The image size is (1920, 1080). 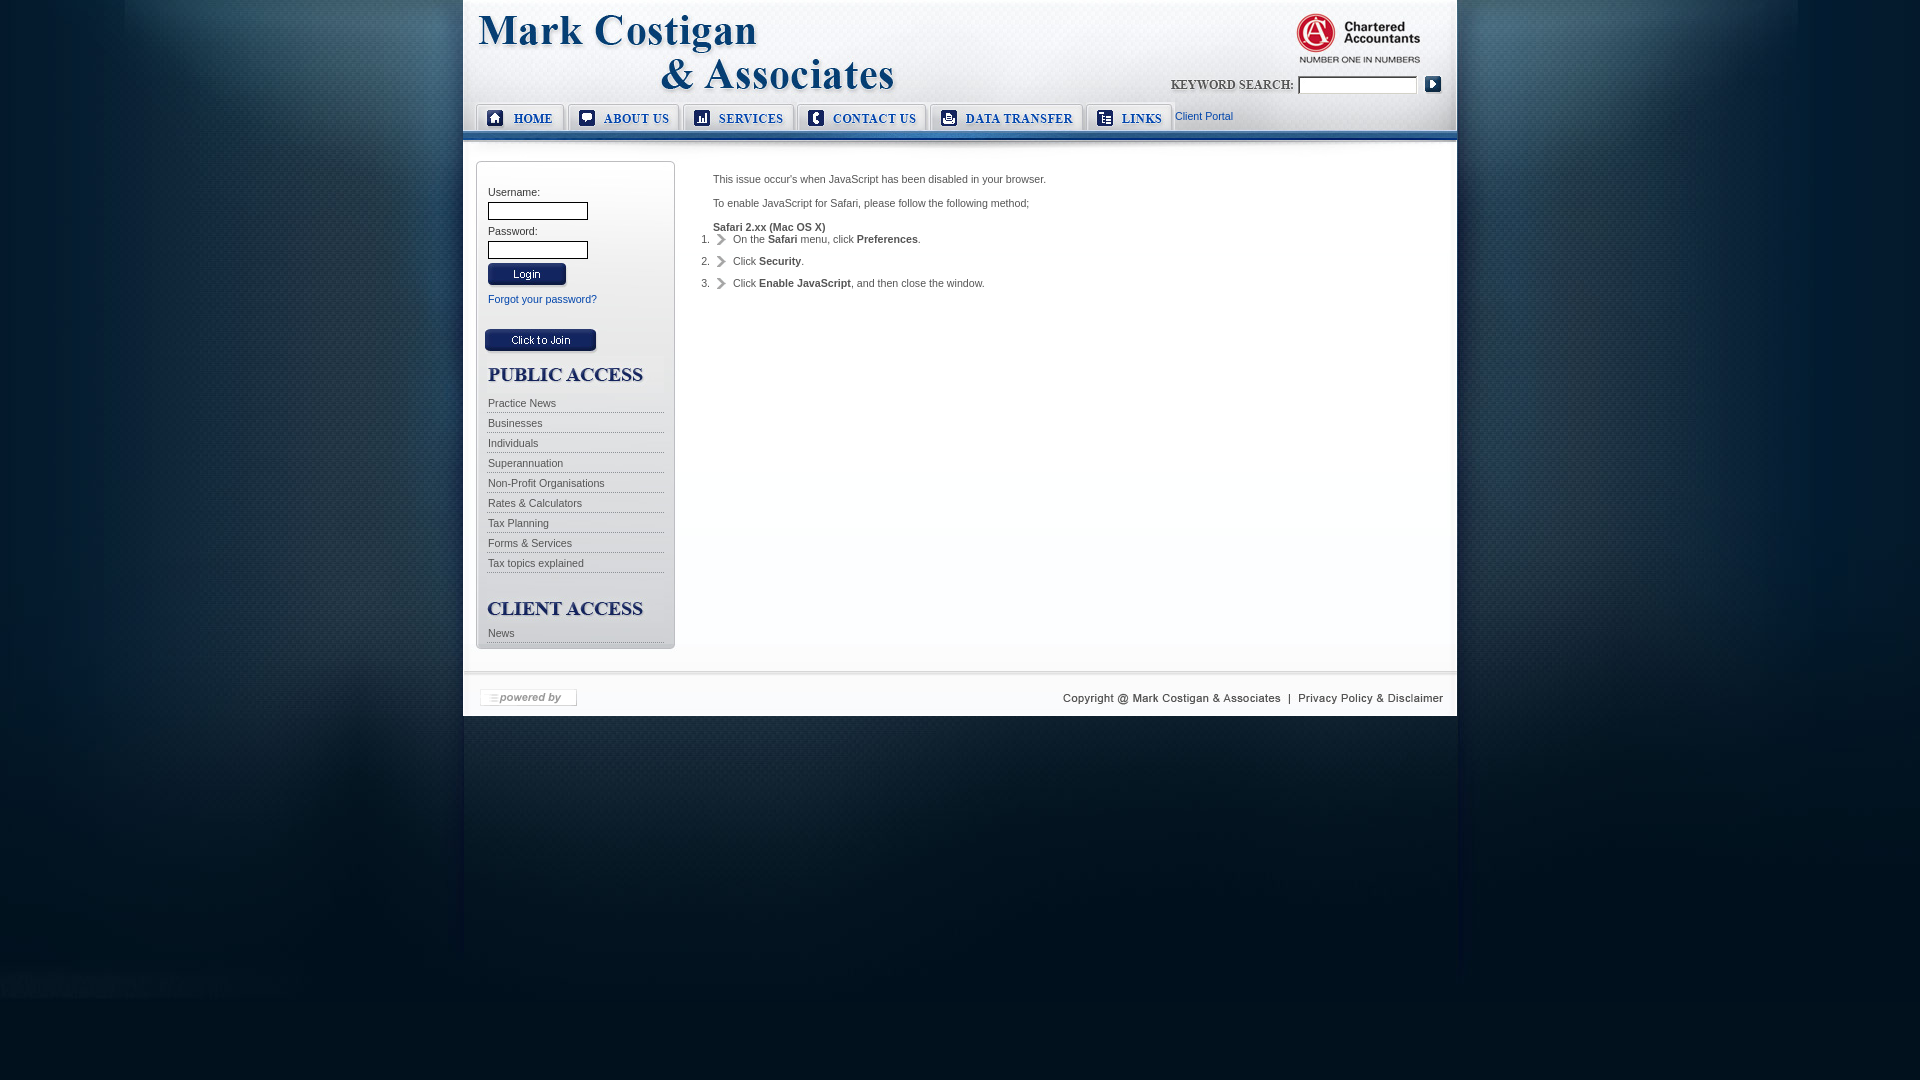 I want to click on 'Links', so click(x=1084, y=126).